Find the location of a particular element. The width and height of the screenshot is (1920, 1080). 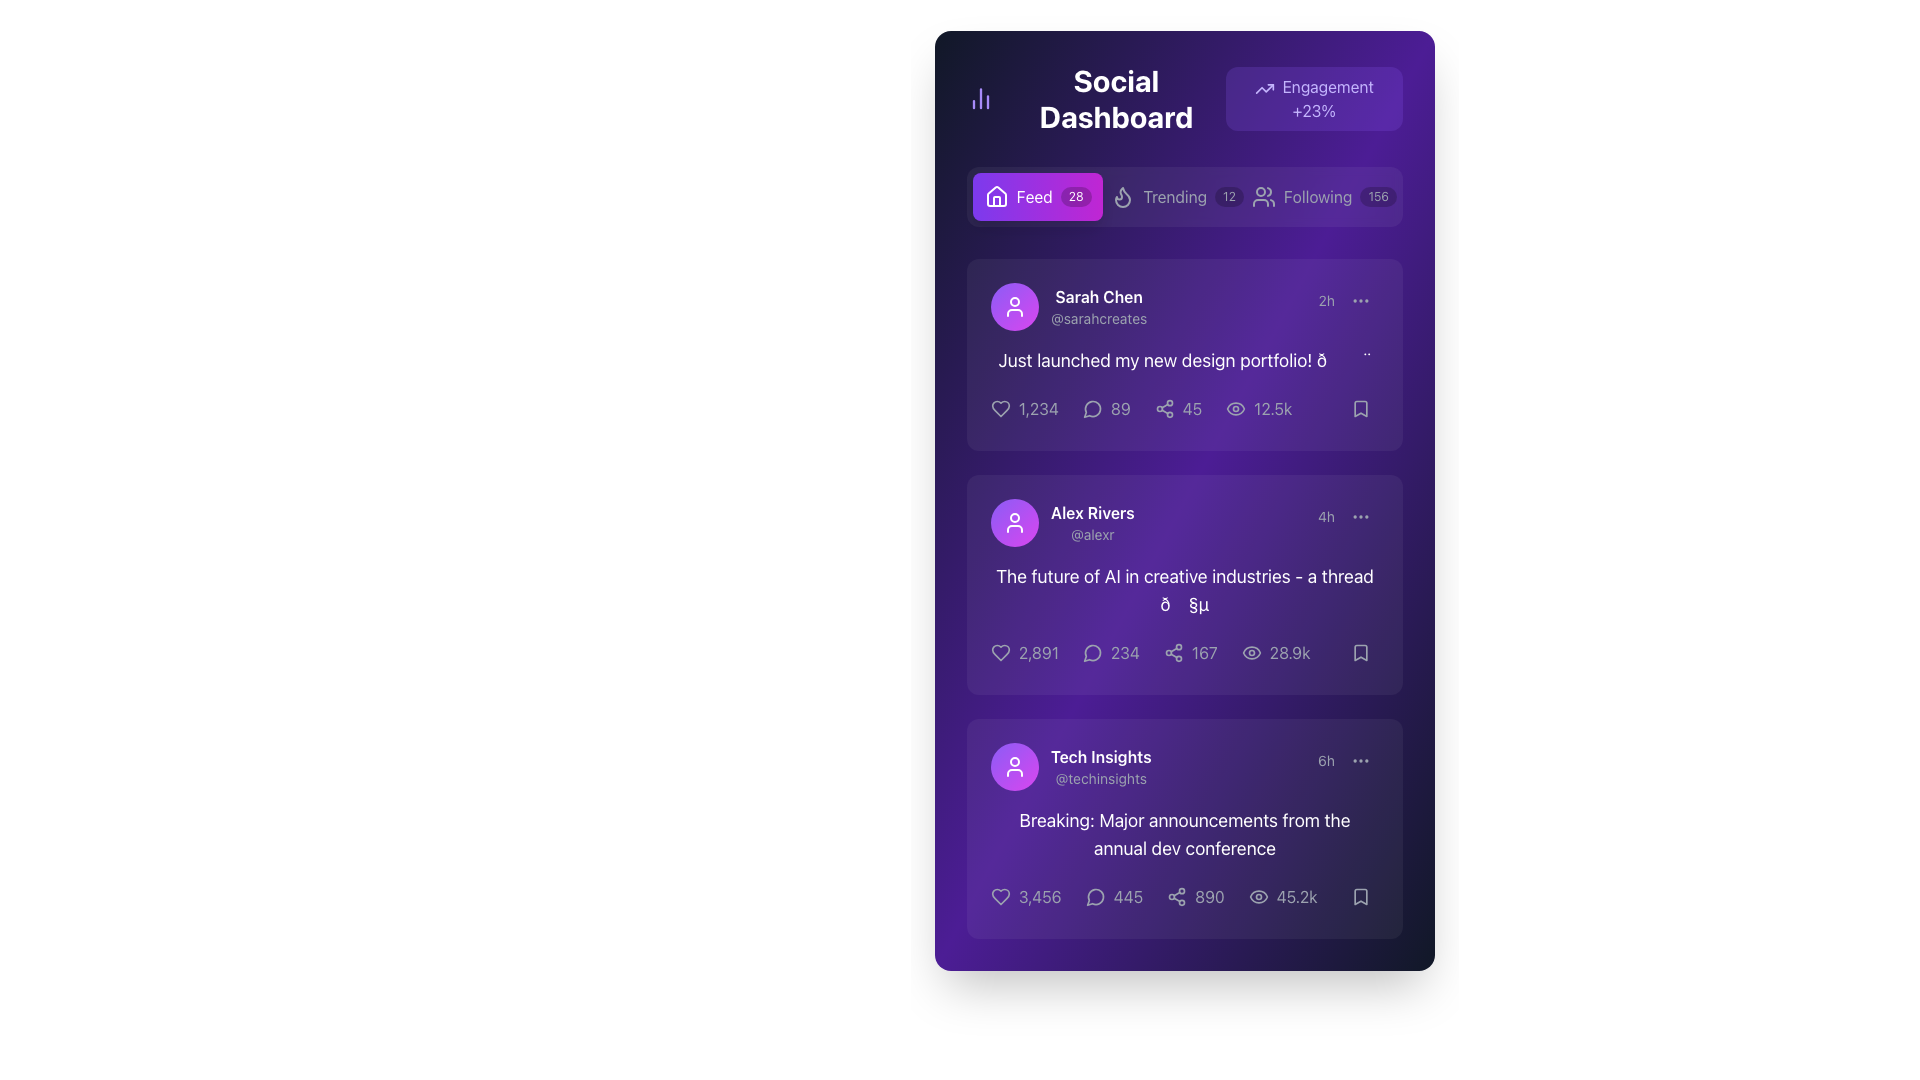

the text label displaying '4h' in gray font, which is located in the middle-right area of the card for the post authored by Alex Rivers is located at coordinates (1326, 515).